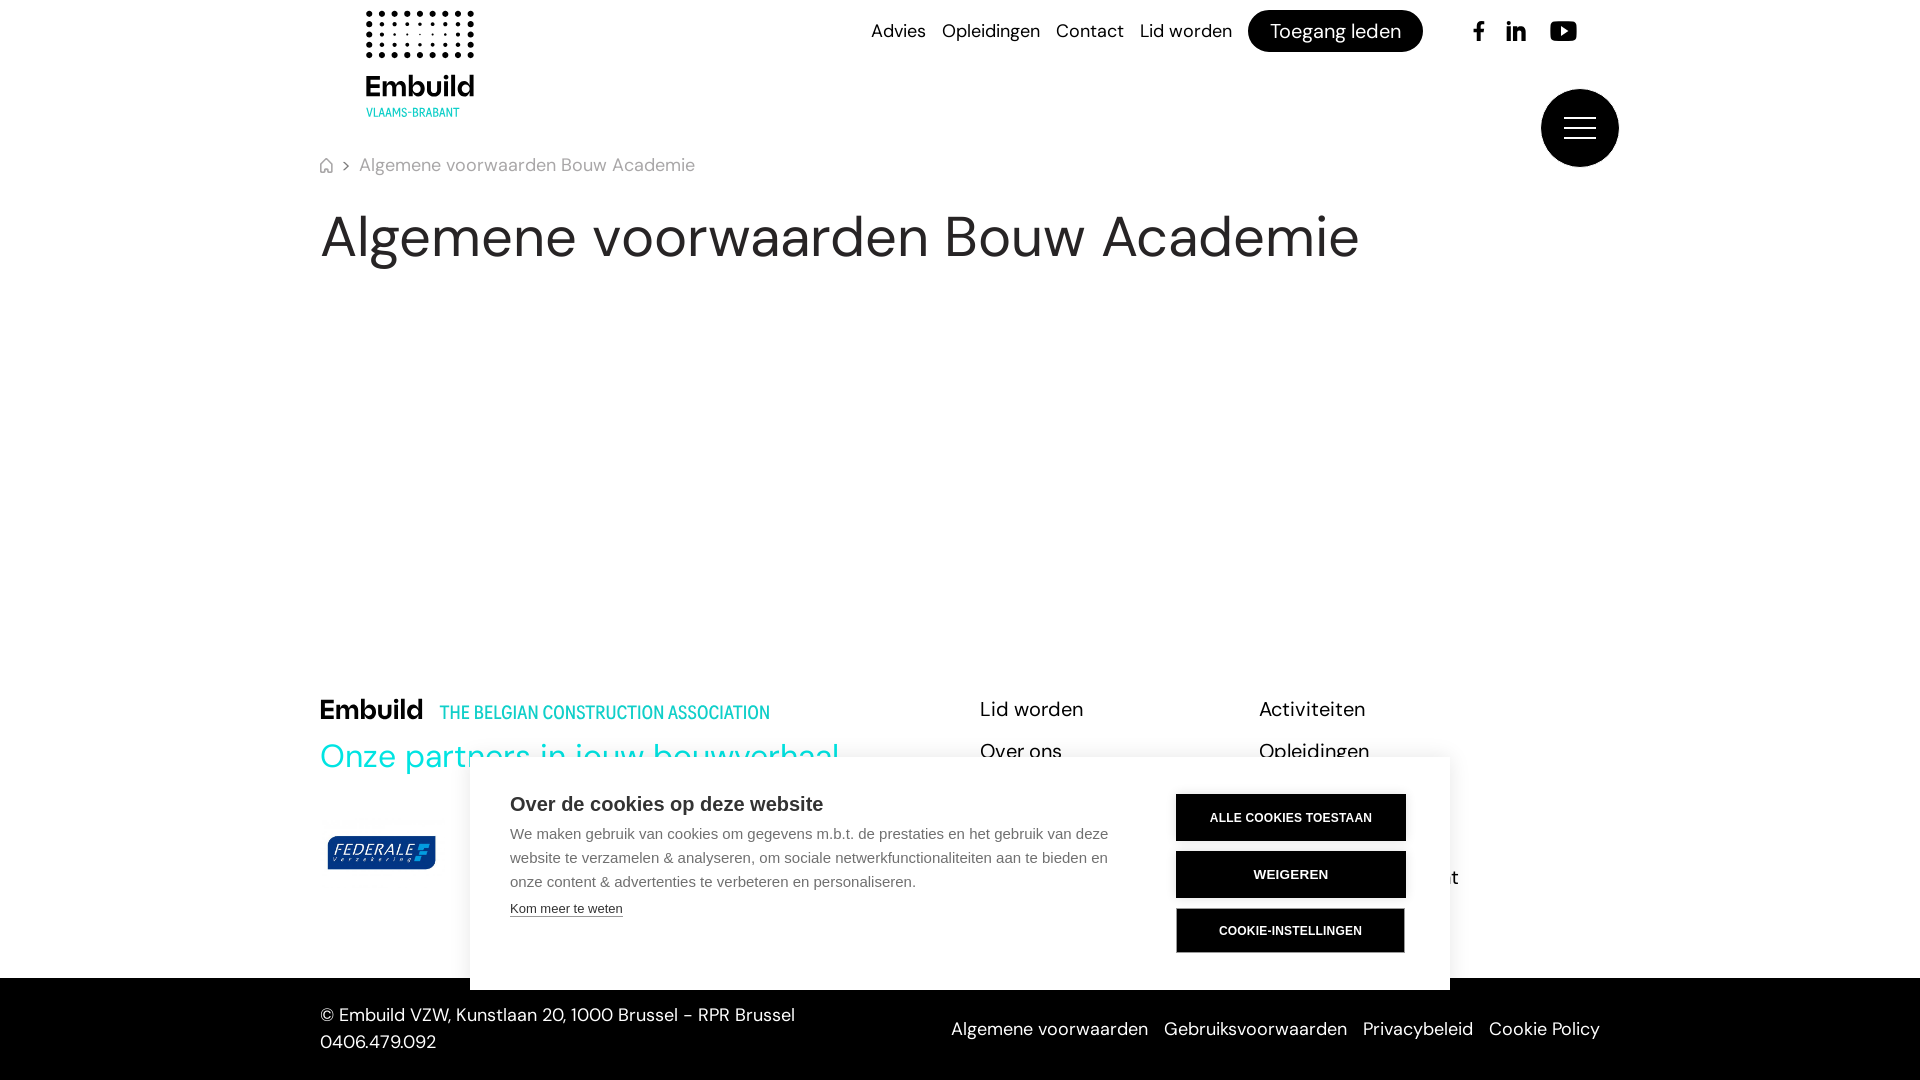  I want to click on 'Zoek een vakman', so click(1058, 834).